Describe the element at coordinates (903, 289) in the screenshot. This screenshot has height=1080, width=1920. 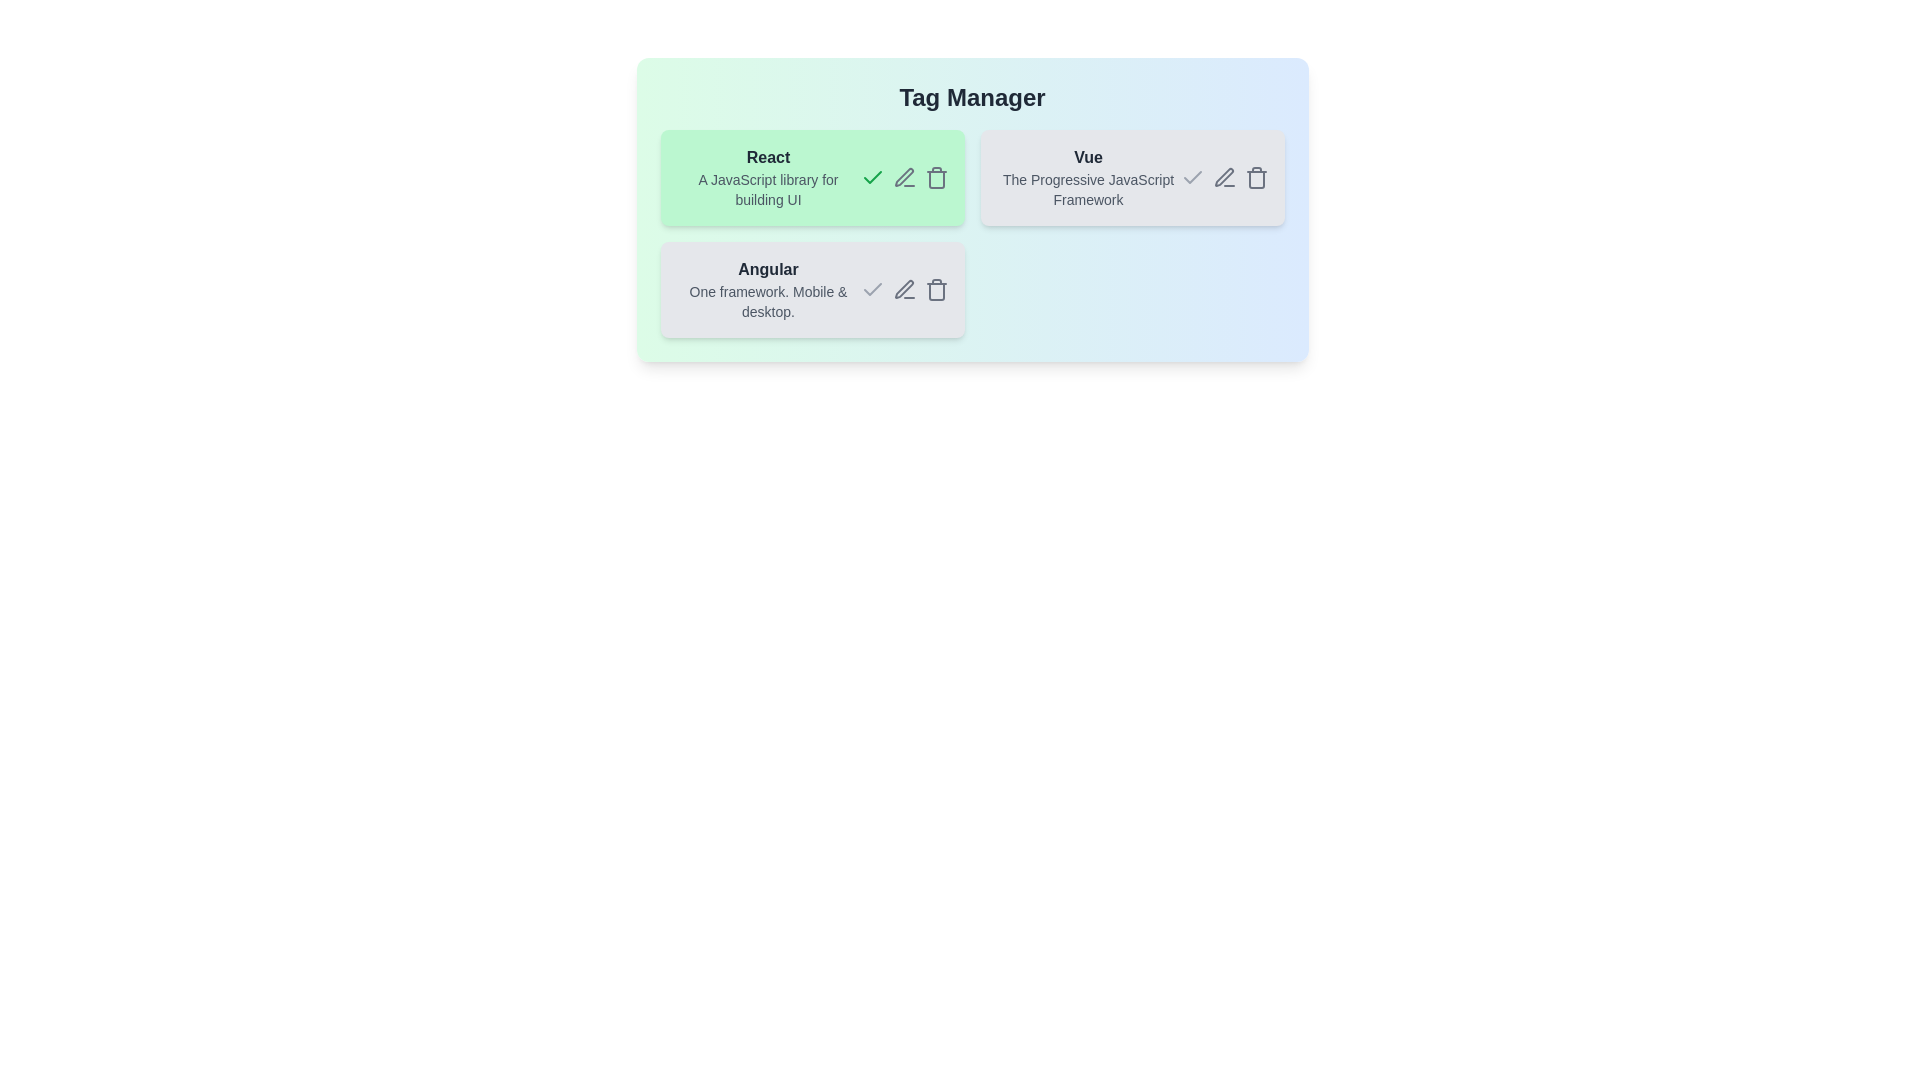
I see `edit icon for the tag Angular` at that location.